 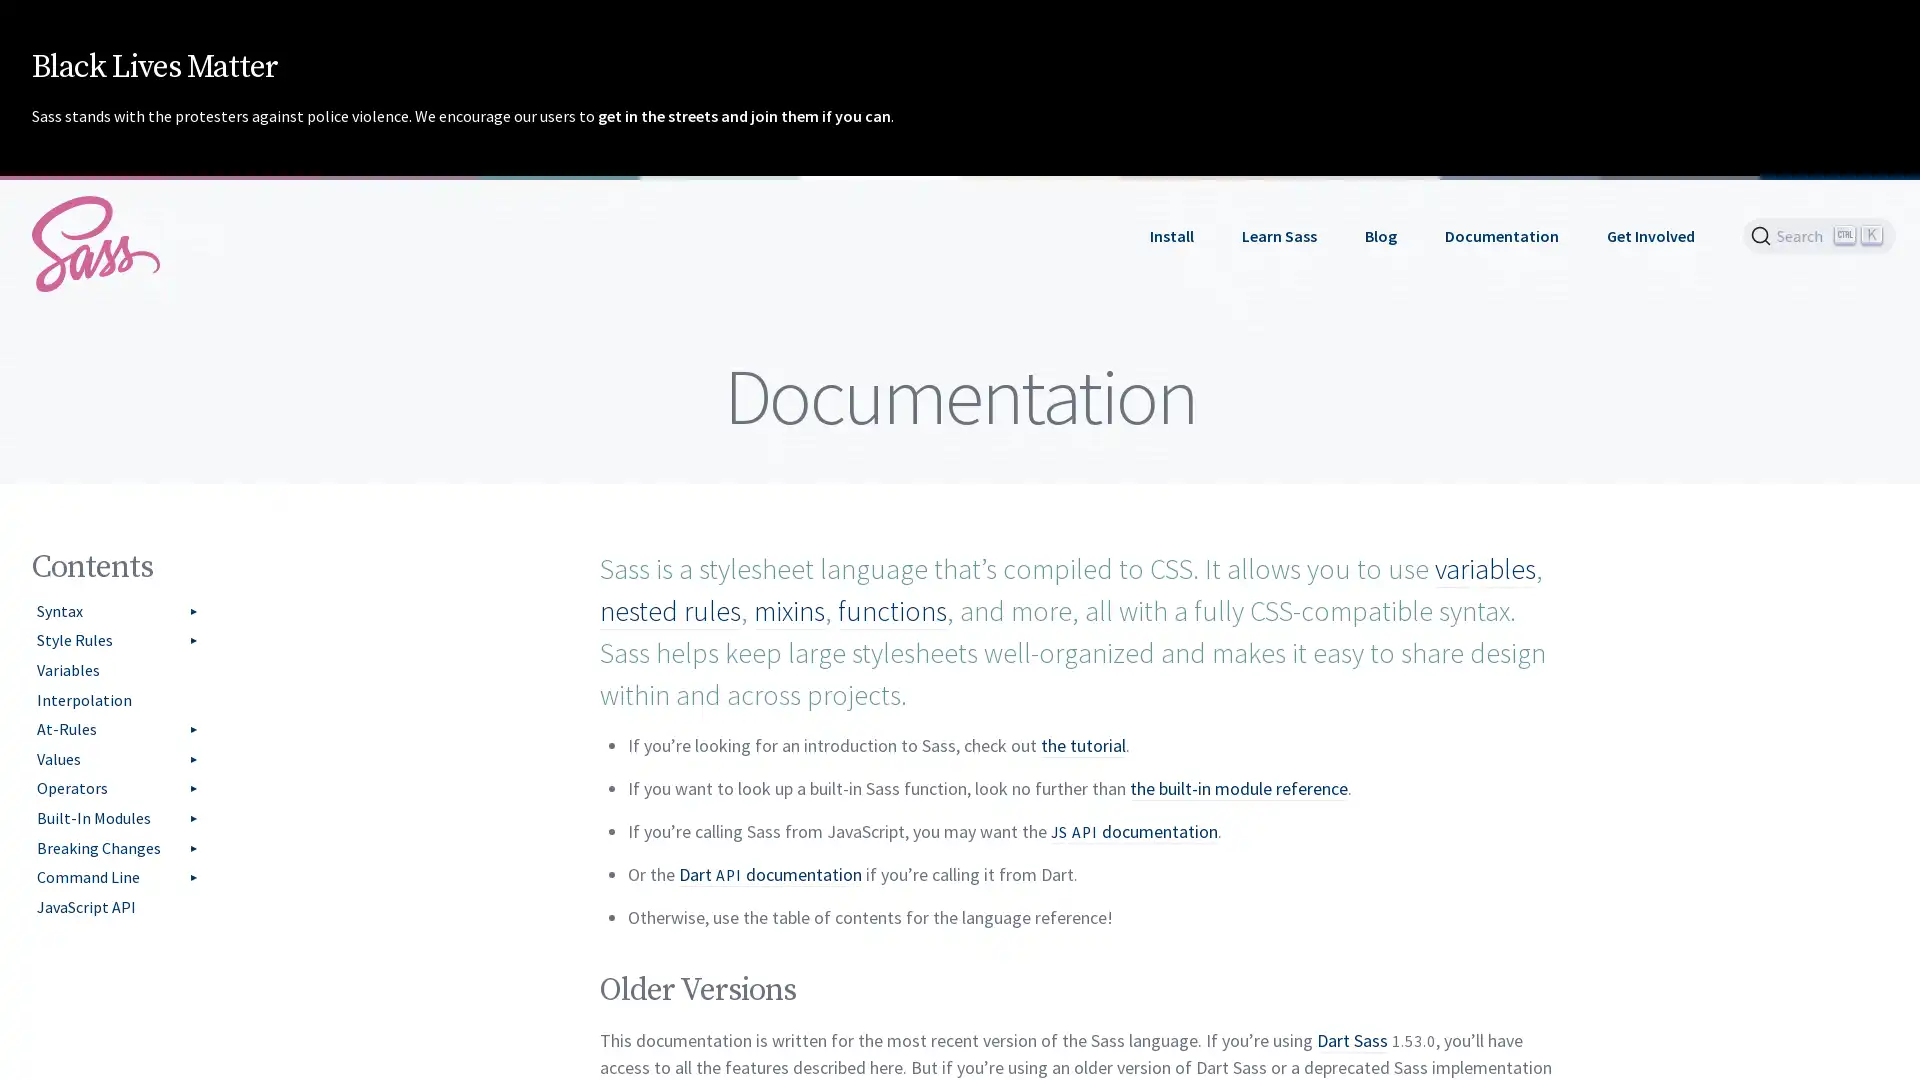 What do you see at coordinates (1819, 234) in the screenshot?
I see `Search` at bounding box center [1819, 234].